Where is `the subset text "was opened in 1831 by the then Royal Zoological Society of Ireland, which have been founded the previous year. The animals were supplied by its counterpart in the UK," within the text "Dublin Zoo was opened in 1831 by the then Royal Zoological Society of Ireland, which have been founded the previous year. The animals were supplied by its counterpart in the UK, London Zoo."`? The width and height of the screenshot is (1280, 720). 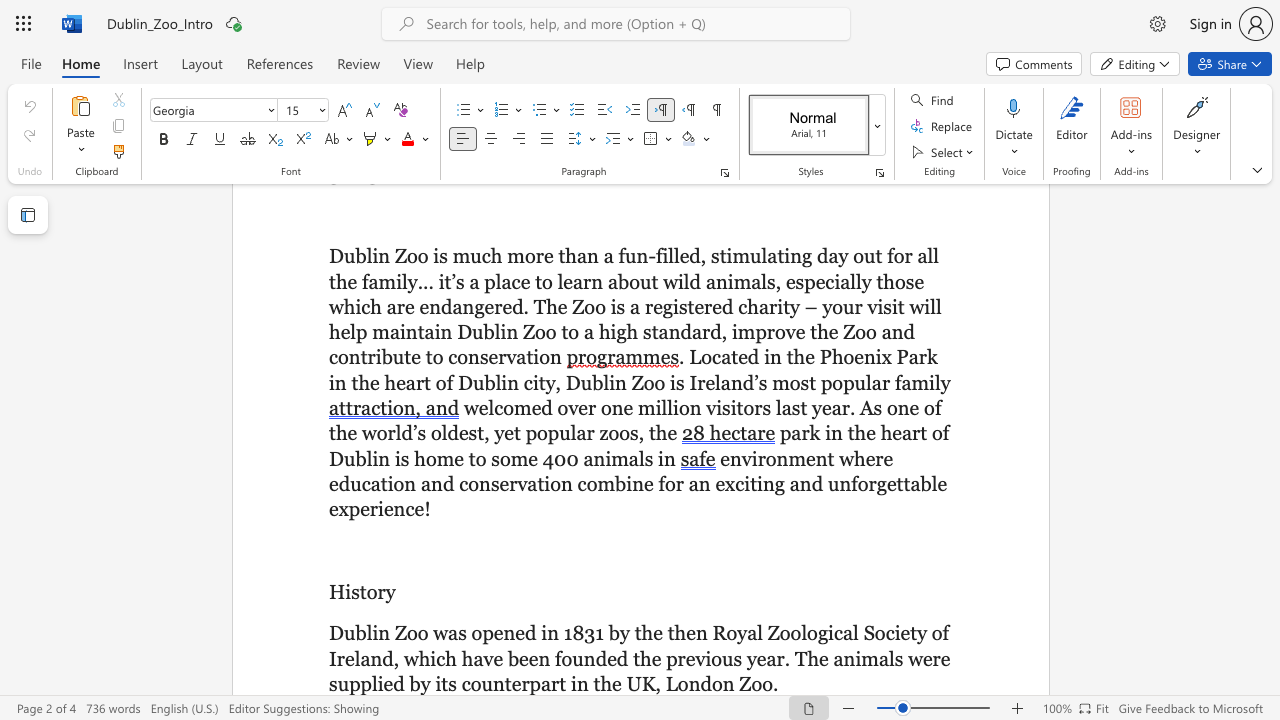
the subset text "was opened in 1831 by the then Royal Zoological Society of Ireland, which have been founded the previous year. The animals were supplied by its counterpart in the UK," within the text "Dublin Zoo was opened in 1831 by the then Royal Zoological Society of Ireland, which have been founded the previous year. The animals were supplied by its counterpart in the UK, London Zoo." is located at coordinates (432, 633).